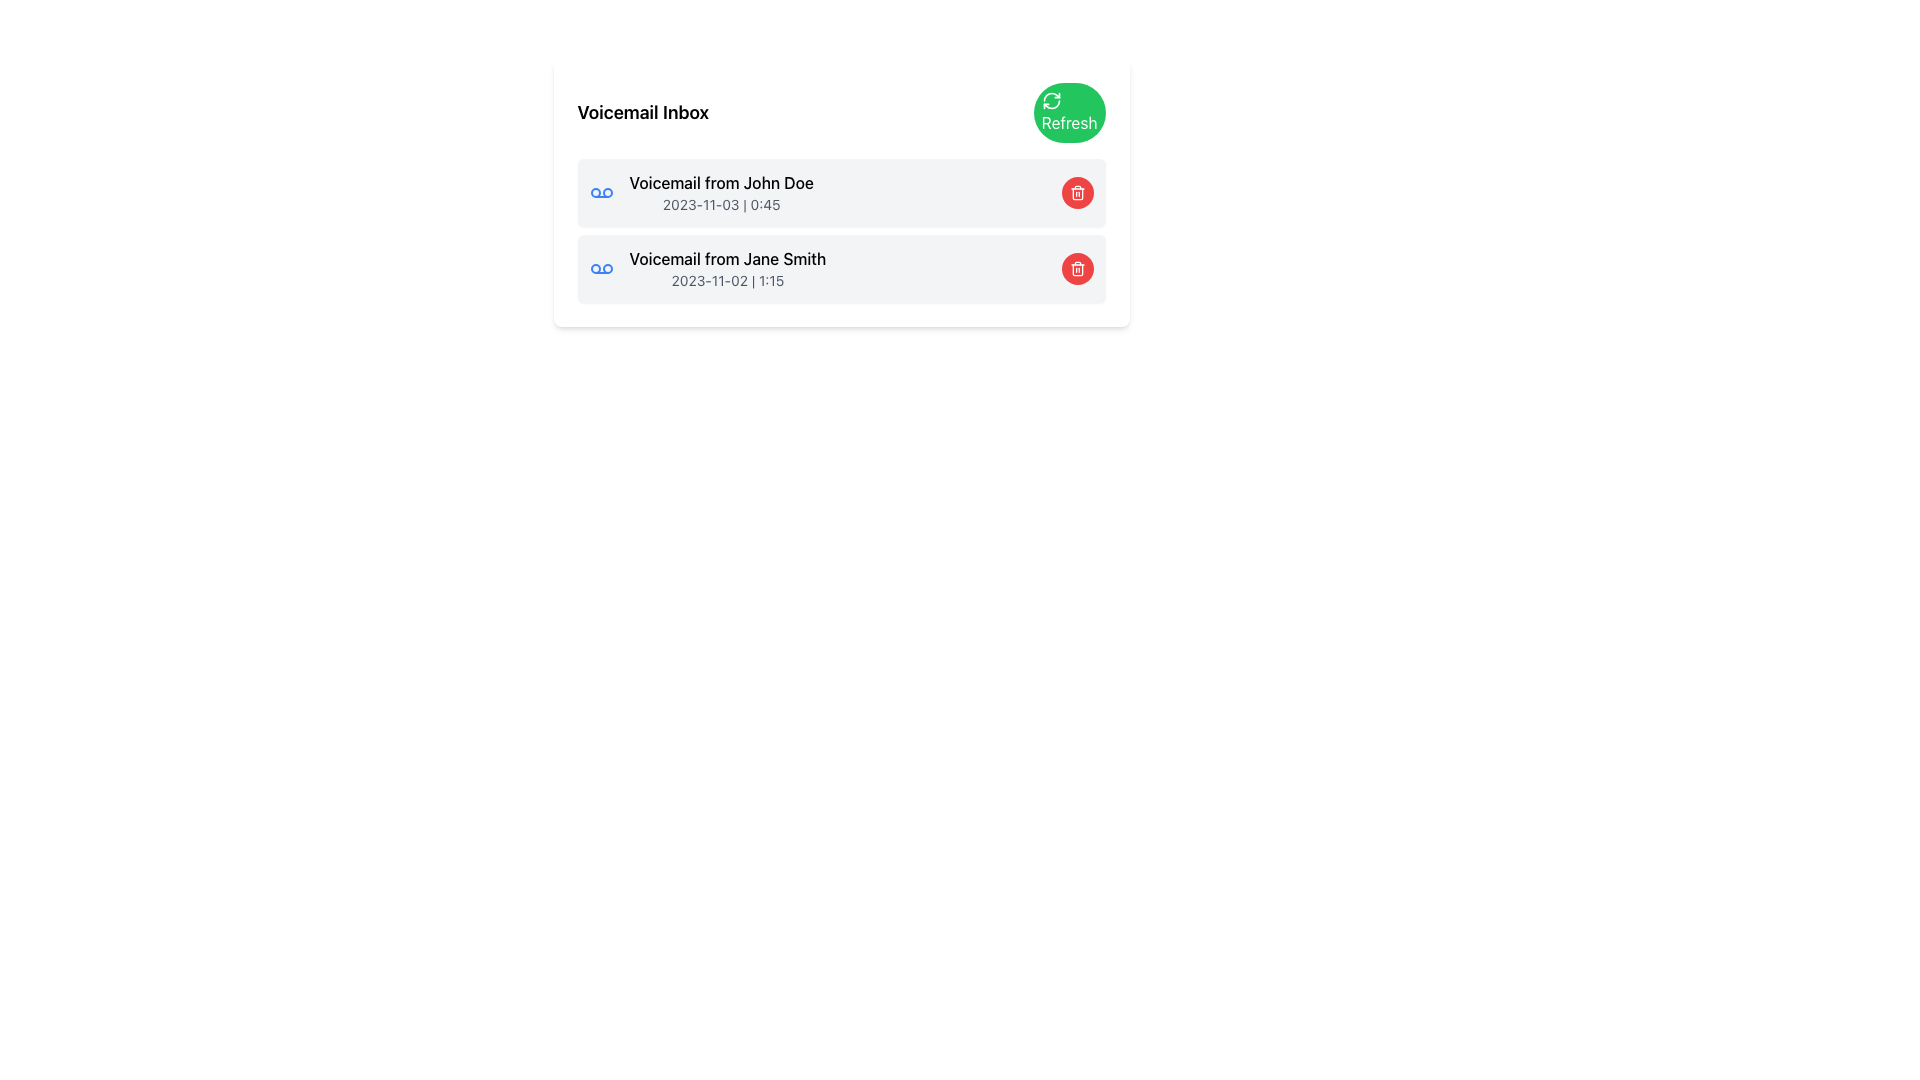  I want to click on the text label displaying the date and time information associated with the voicemail entry below 'Voicemail from Jane Smith', so click(726, 281).